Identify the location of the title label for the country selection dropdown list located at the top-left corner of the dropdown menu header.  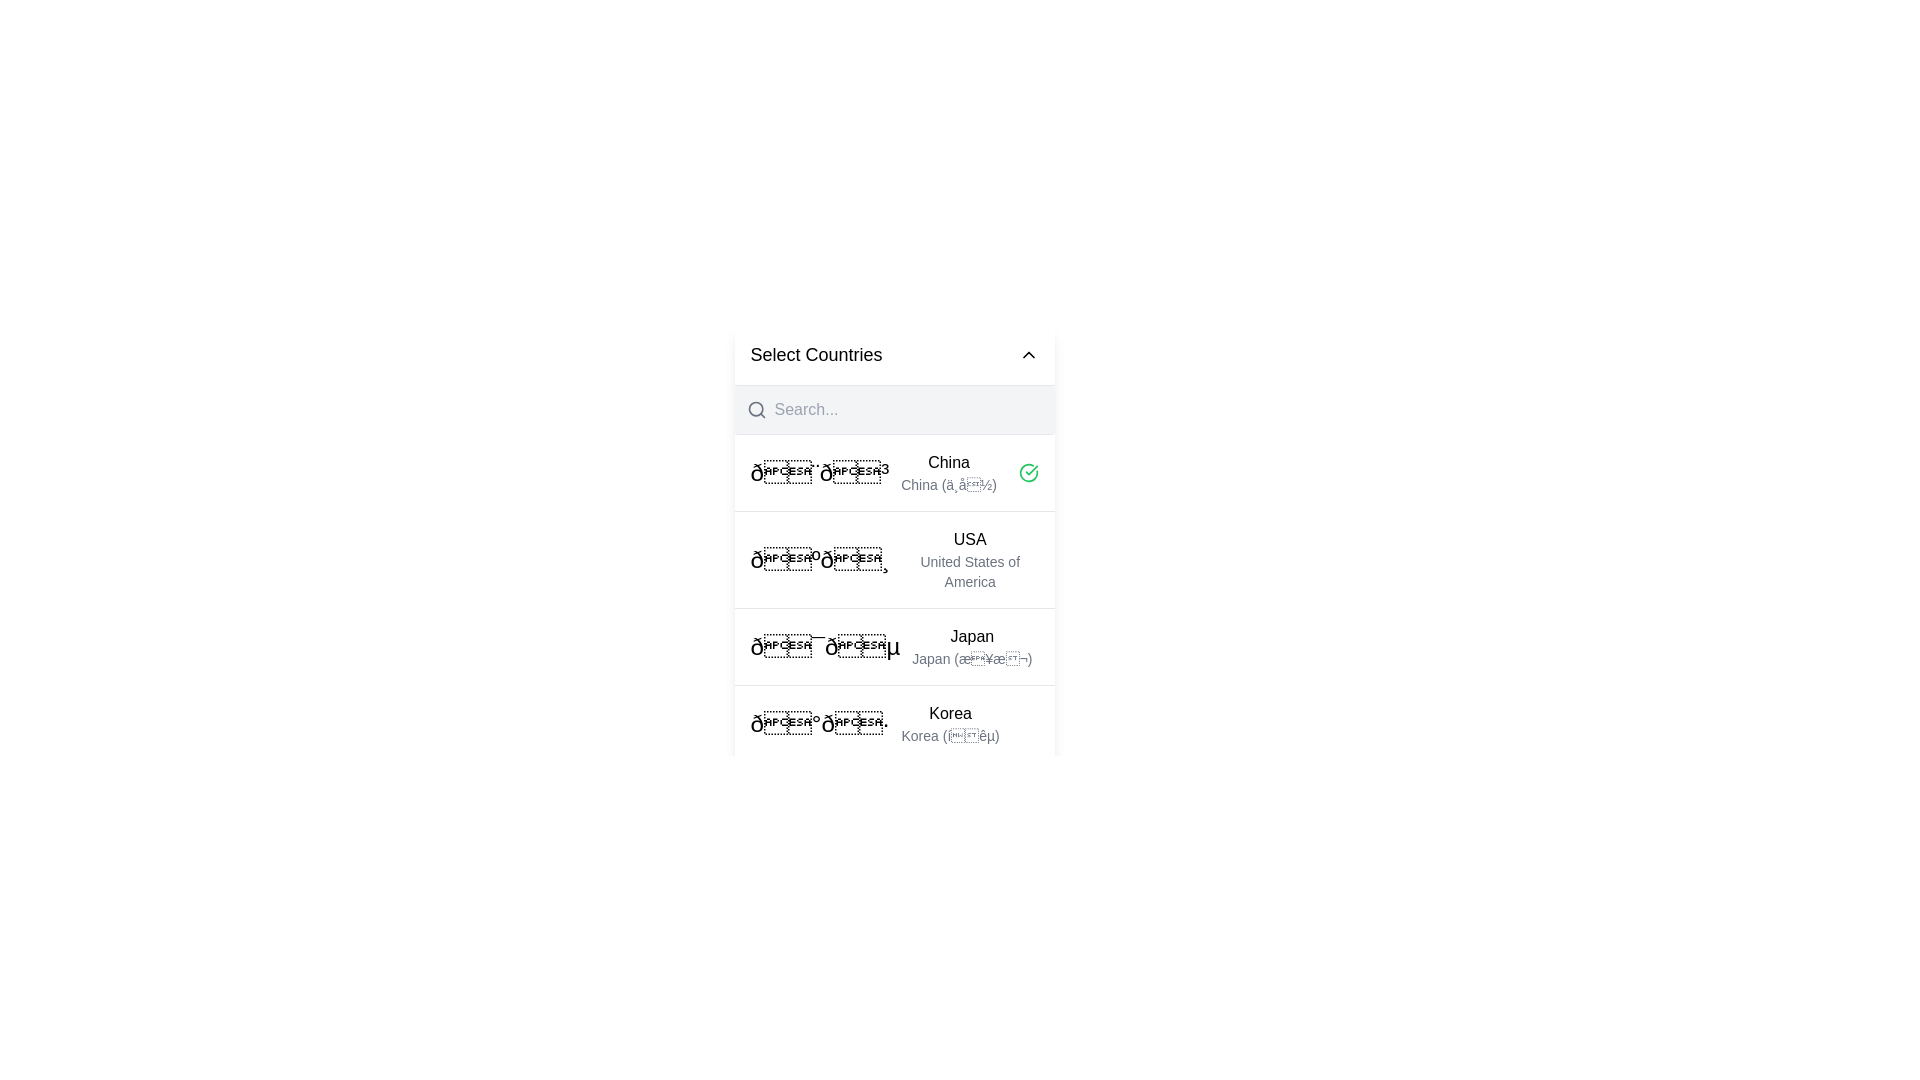
(816, 353).